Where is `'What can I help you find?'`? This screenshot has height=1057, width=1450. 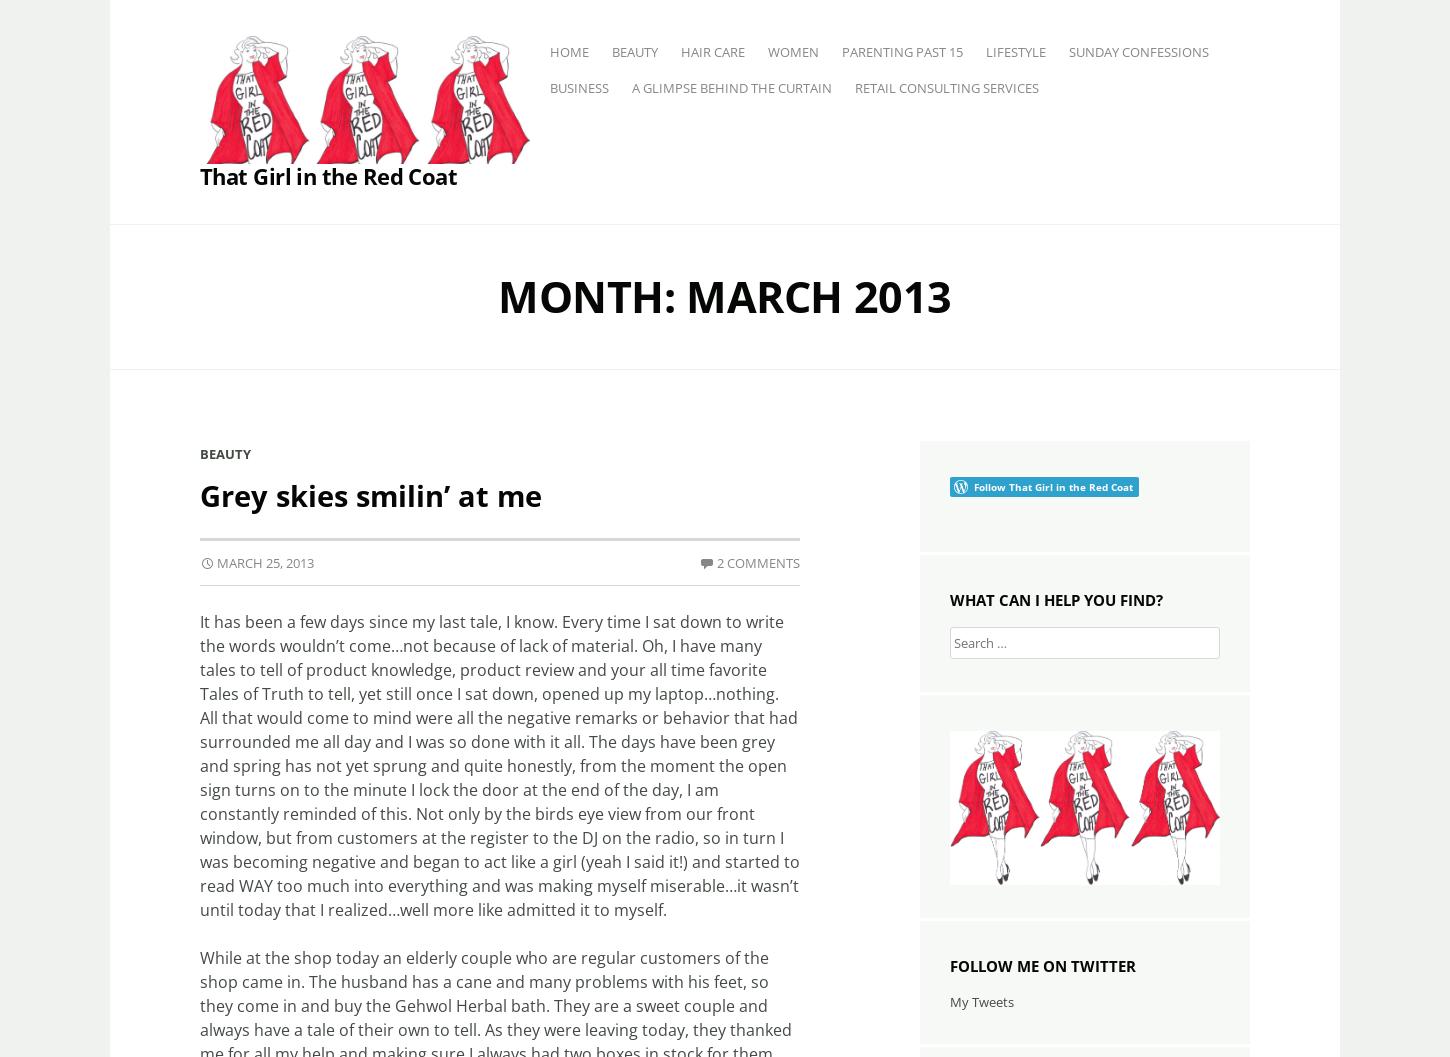
'What can I help you find?' is located at coordinates (1056, 598).